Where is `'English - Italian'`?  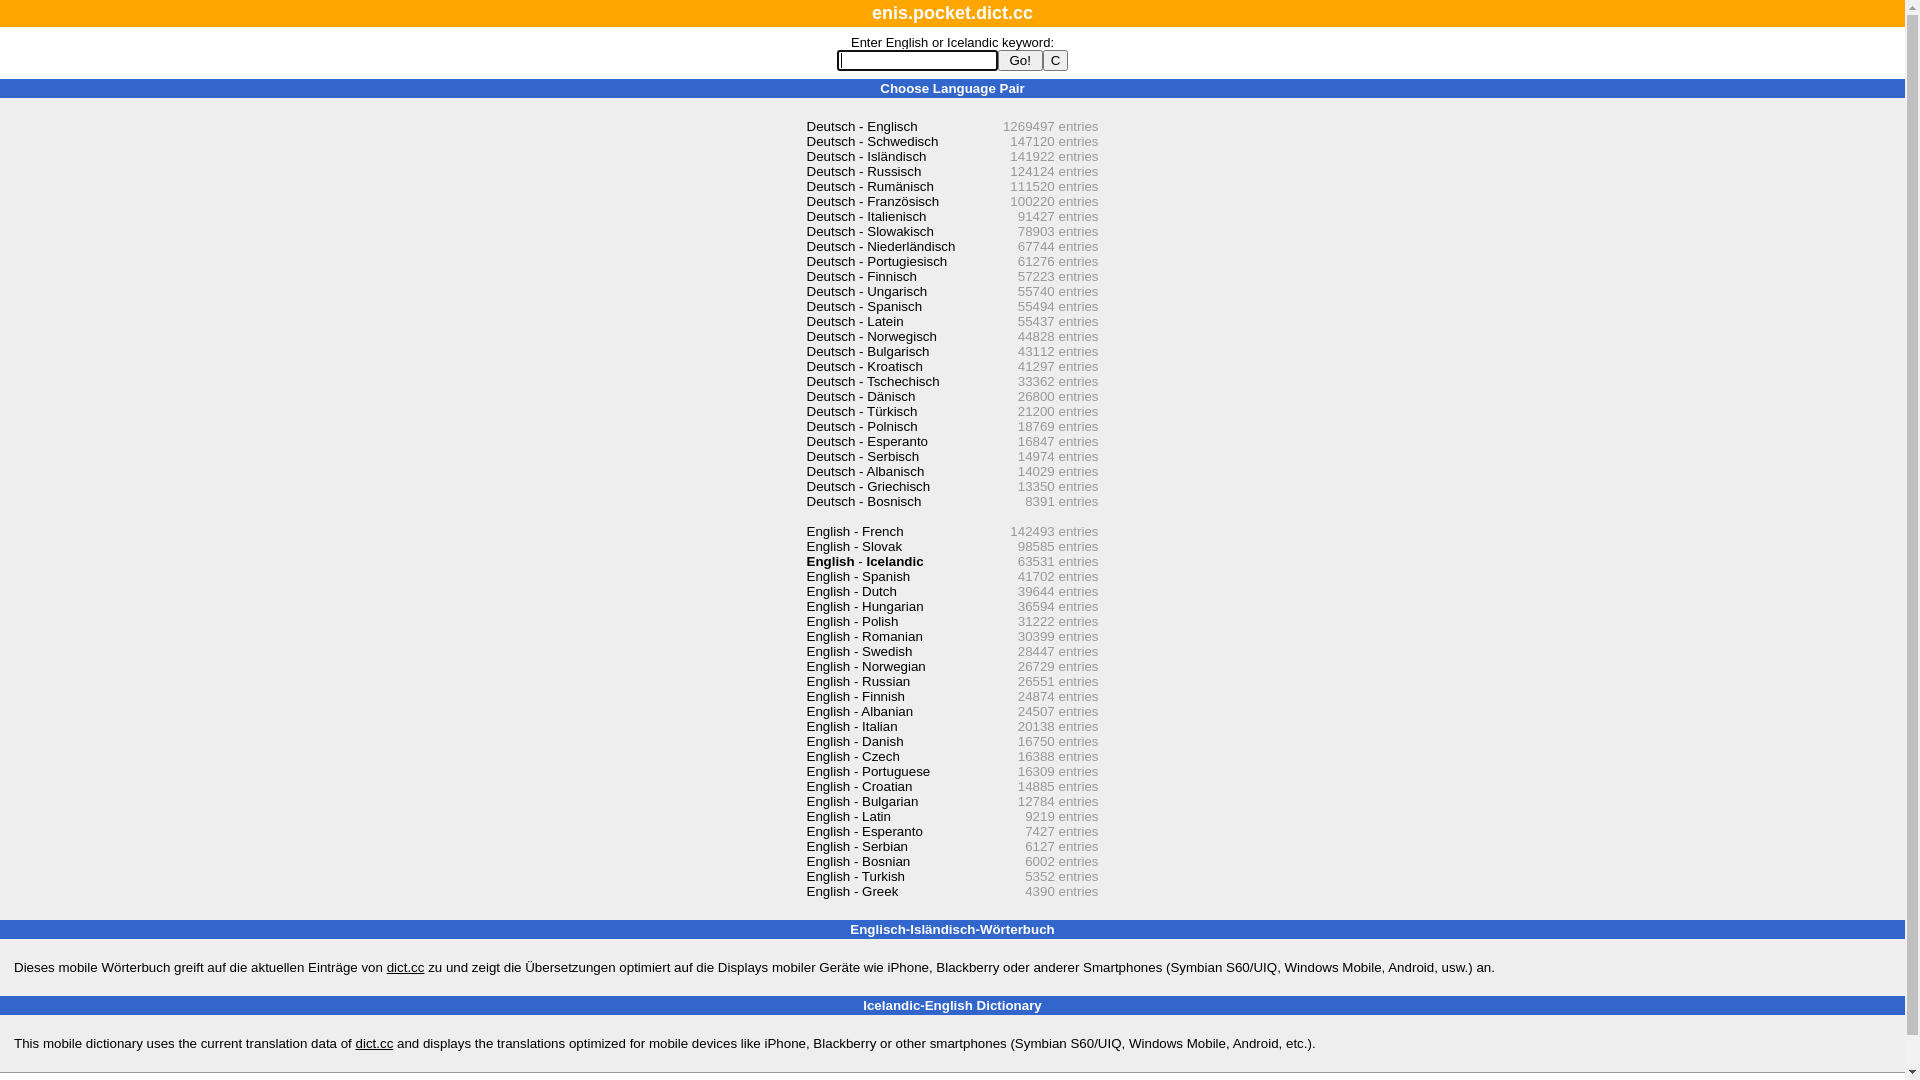
'English - Italian' is located at coordinates (851, 726).